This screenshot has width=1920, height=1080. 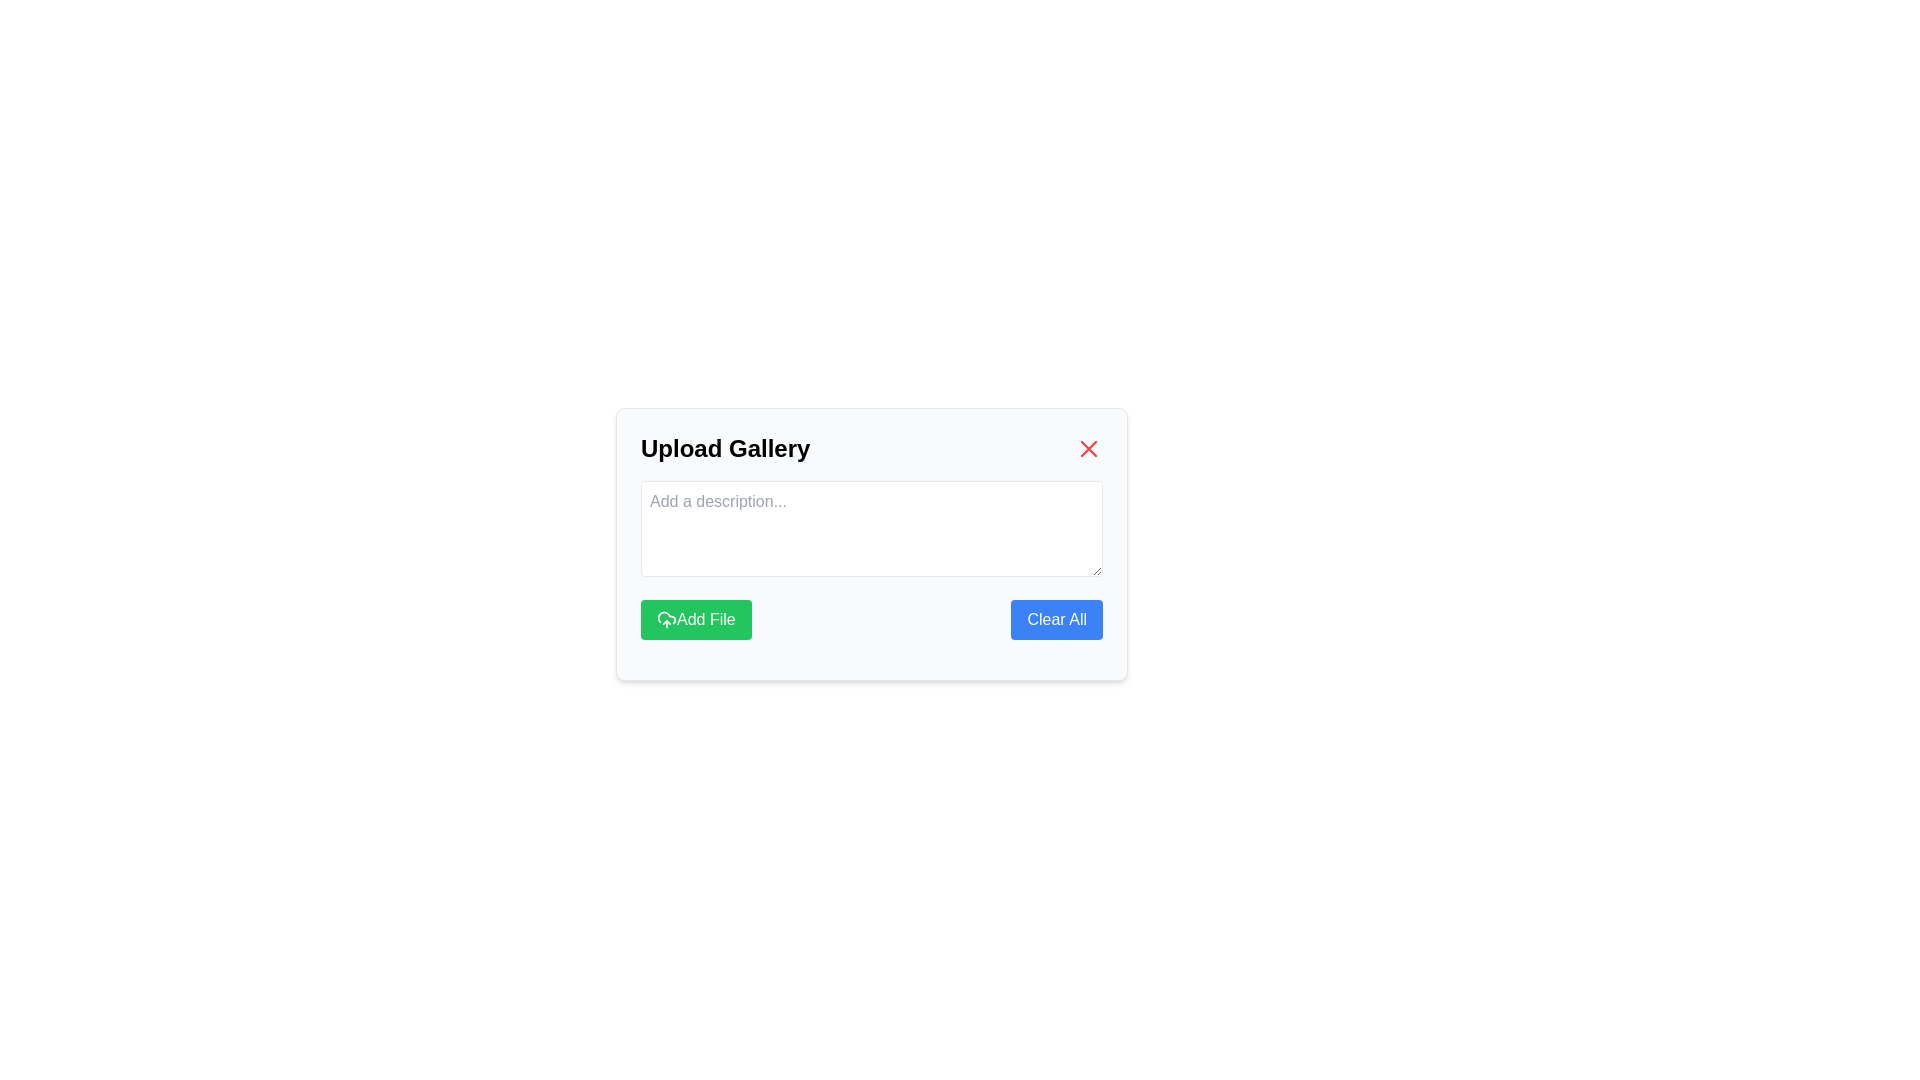 I want to click on within the central upload panel that has a light-gray background, rounded corners, and contains the title 'Upload Gallery' to interact with its functionalities, so click(x=872, y=543).